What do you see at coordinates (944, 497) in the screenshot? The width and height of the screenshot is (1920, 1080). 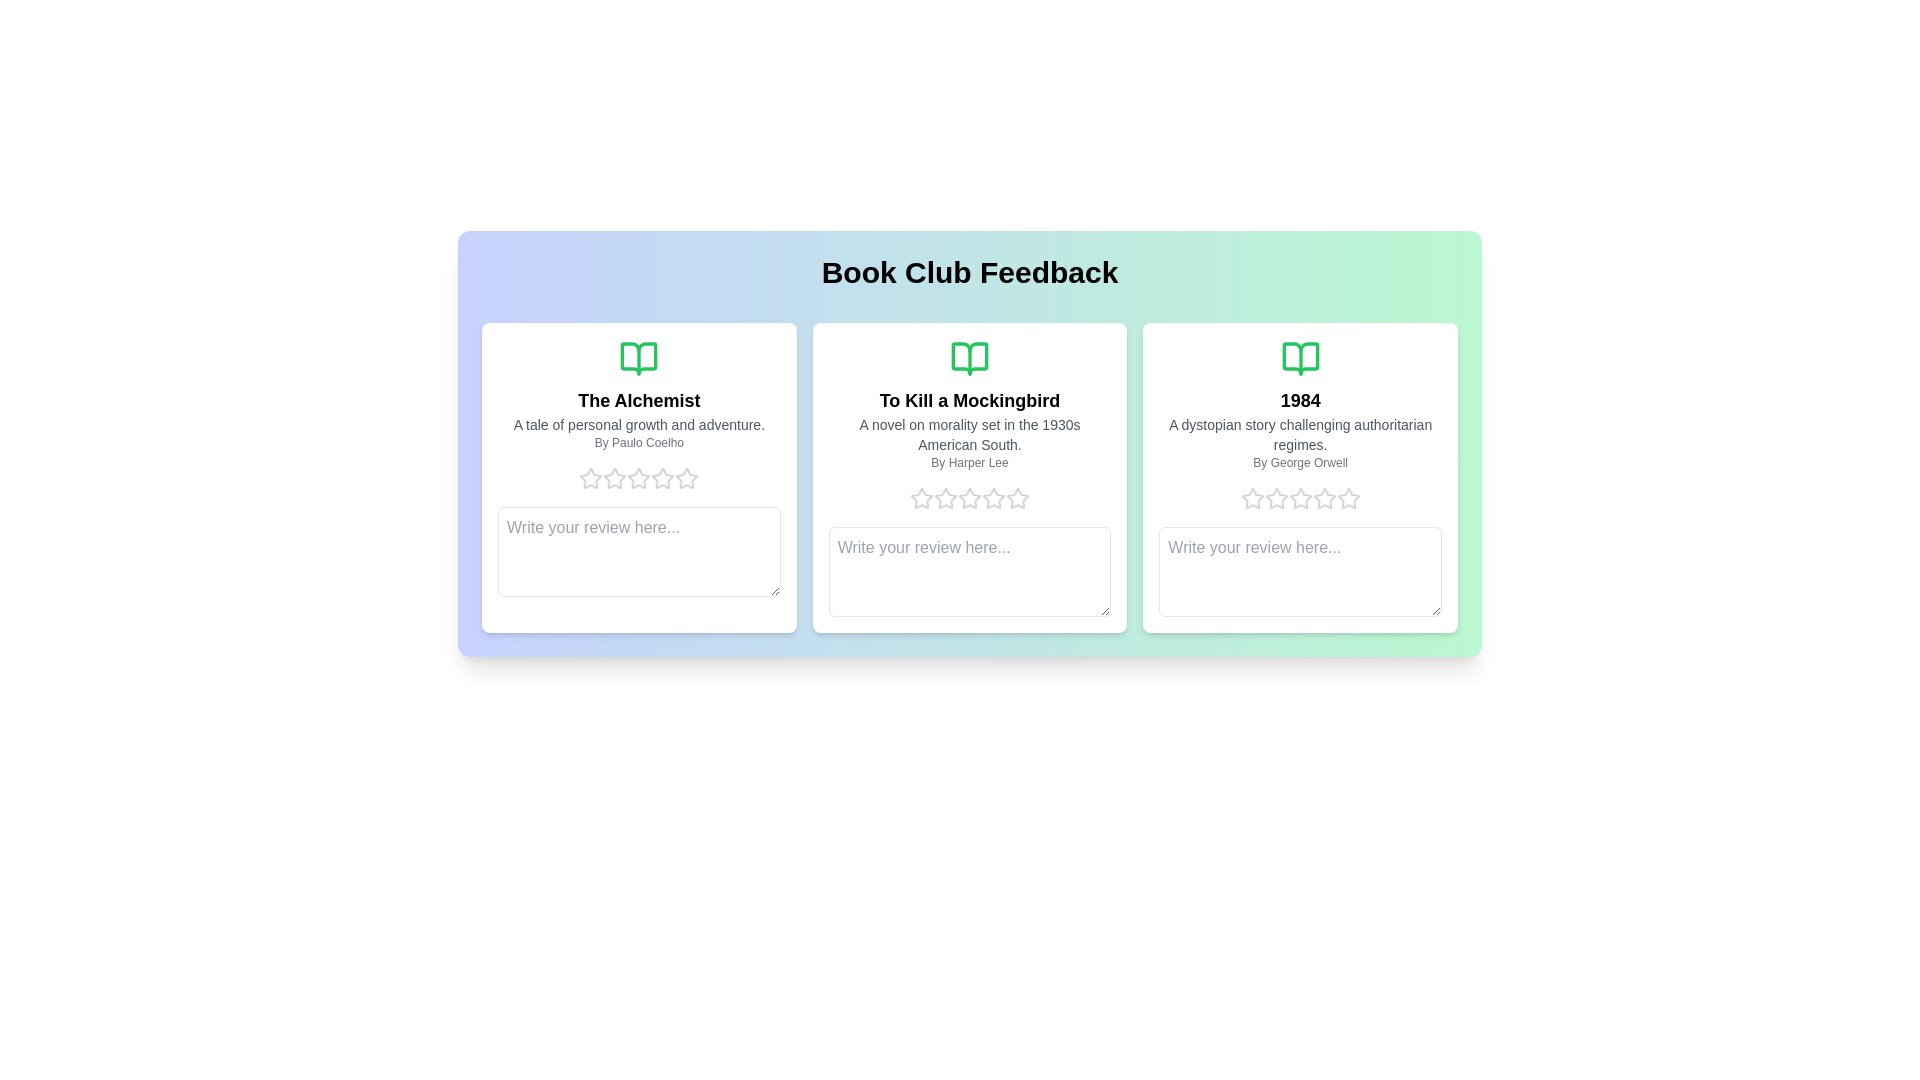 I see `the third star-shaped icon in the horizontal row of five stars under the book title 'To Kill a Mockingbird' to rate it` at bounding box center [944, 497].